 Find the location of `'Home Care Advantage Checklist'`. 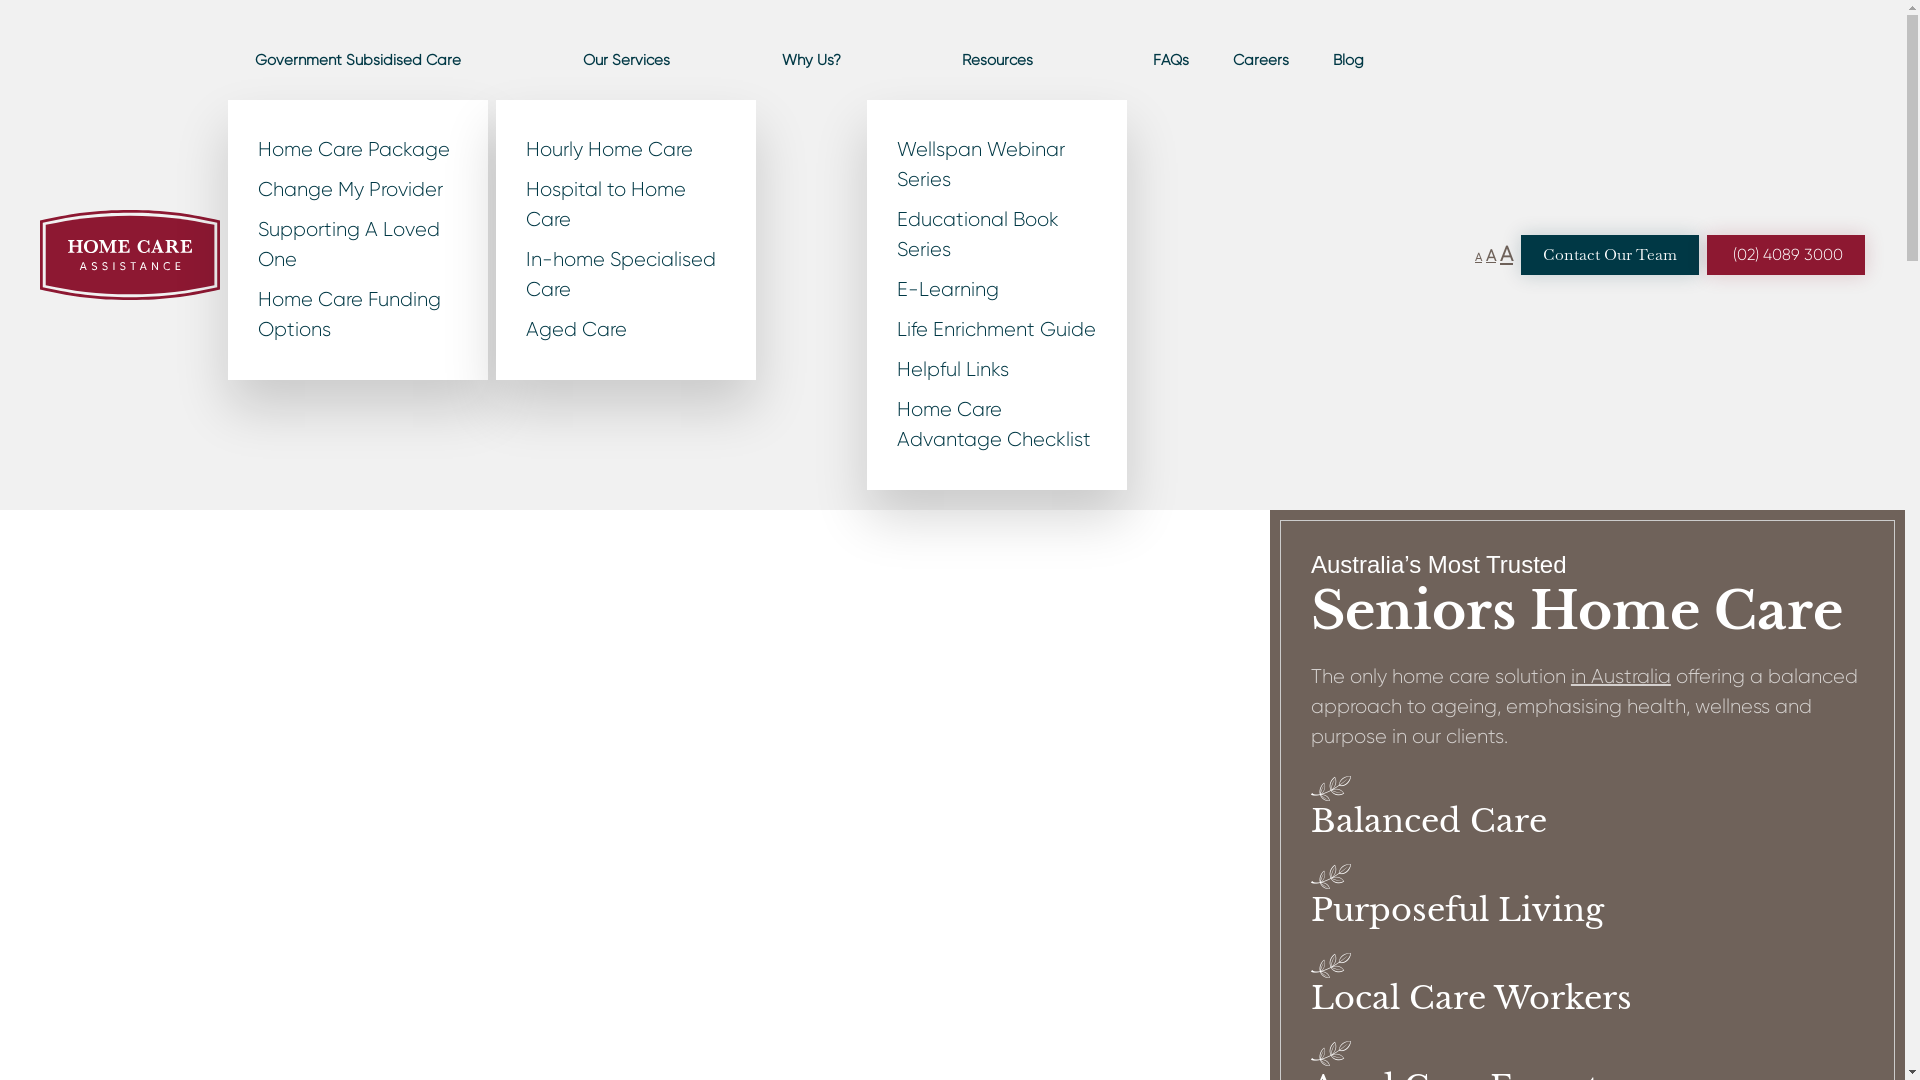

'Home Care Advantage Checklist' is located at coordinates (997, 423).